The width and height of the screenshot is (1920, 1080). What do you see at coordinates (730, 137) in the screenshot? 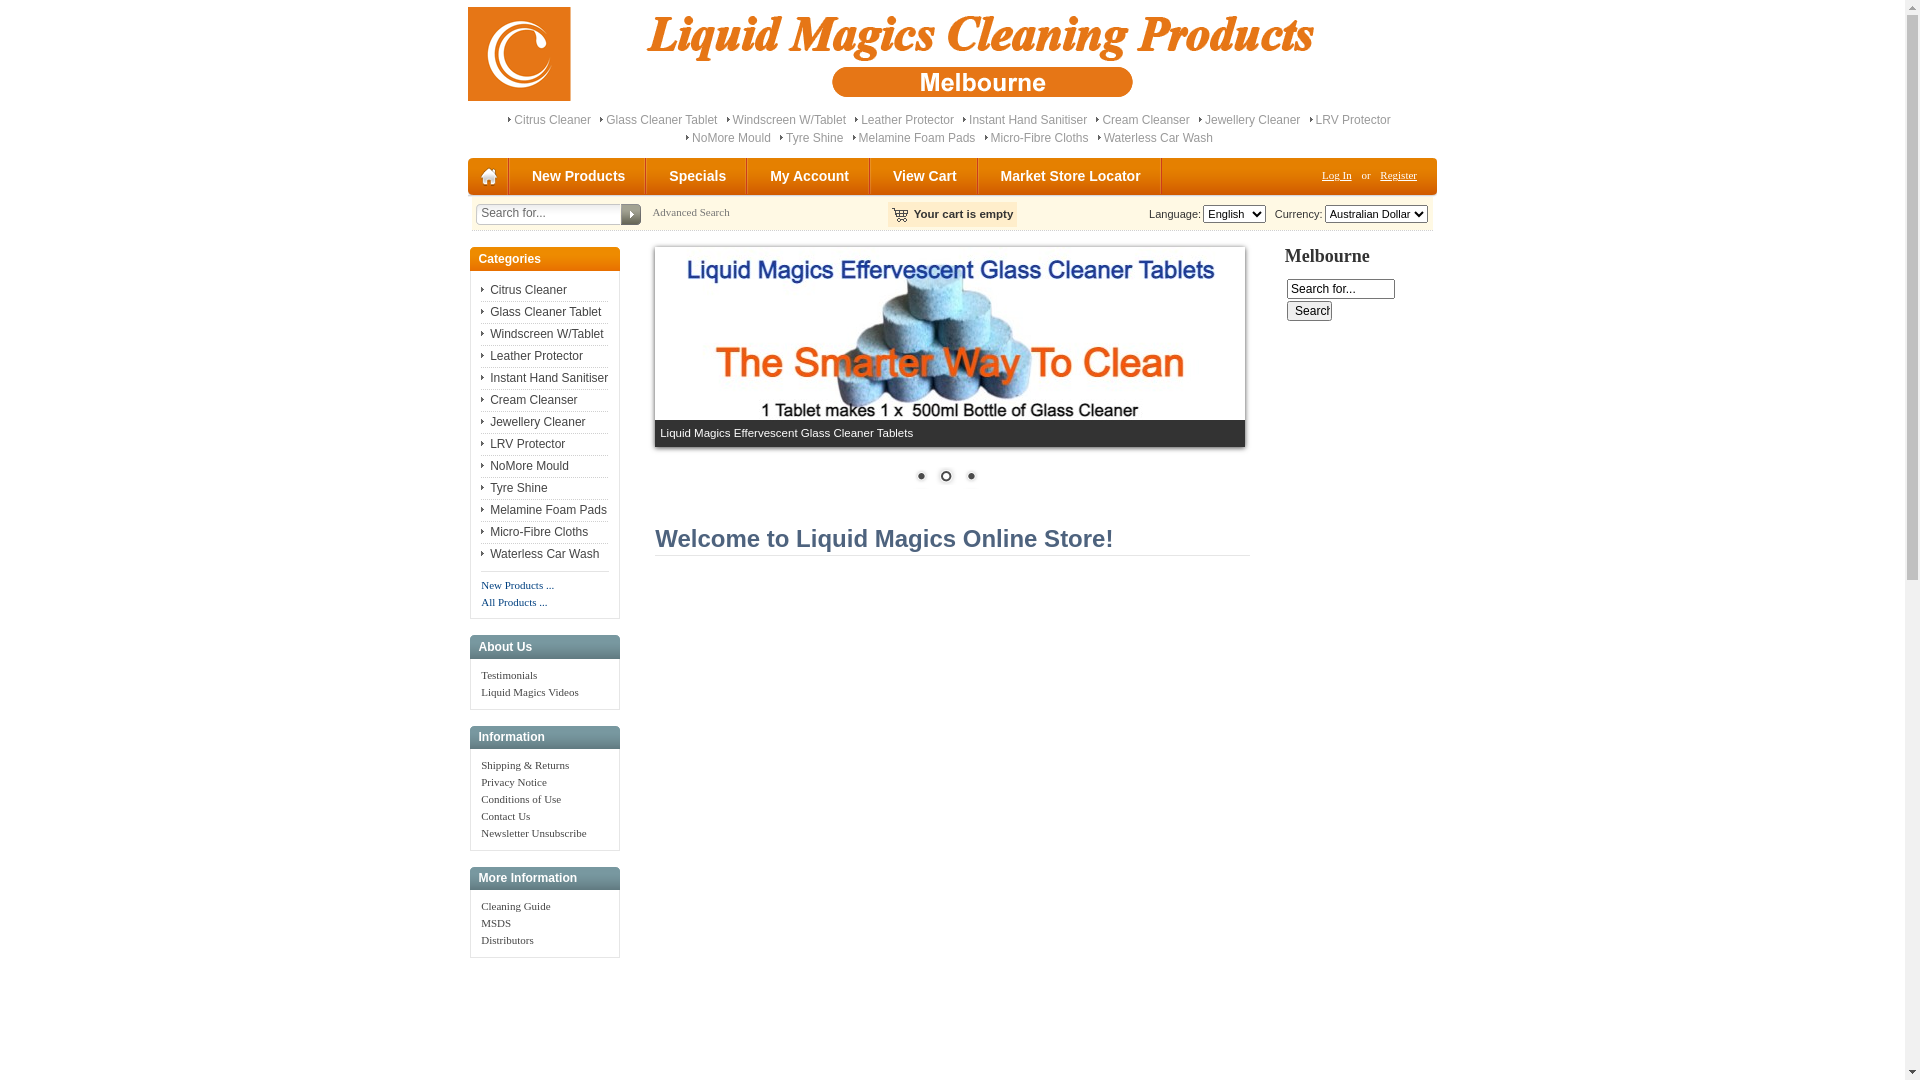
I see `'NoMore Mould'` at bounding box center [730, 137].